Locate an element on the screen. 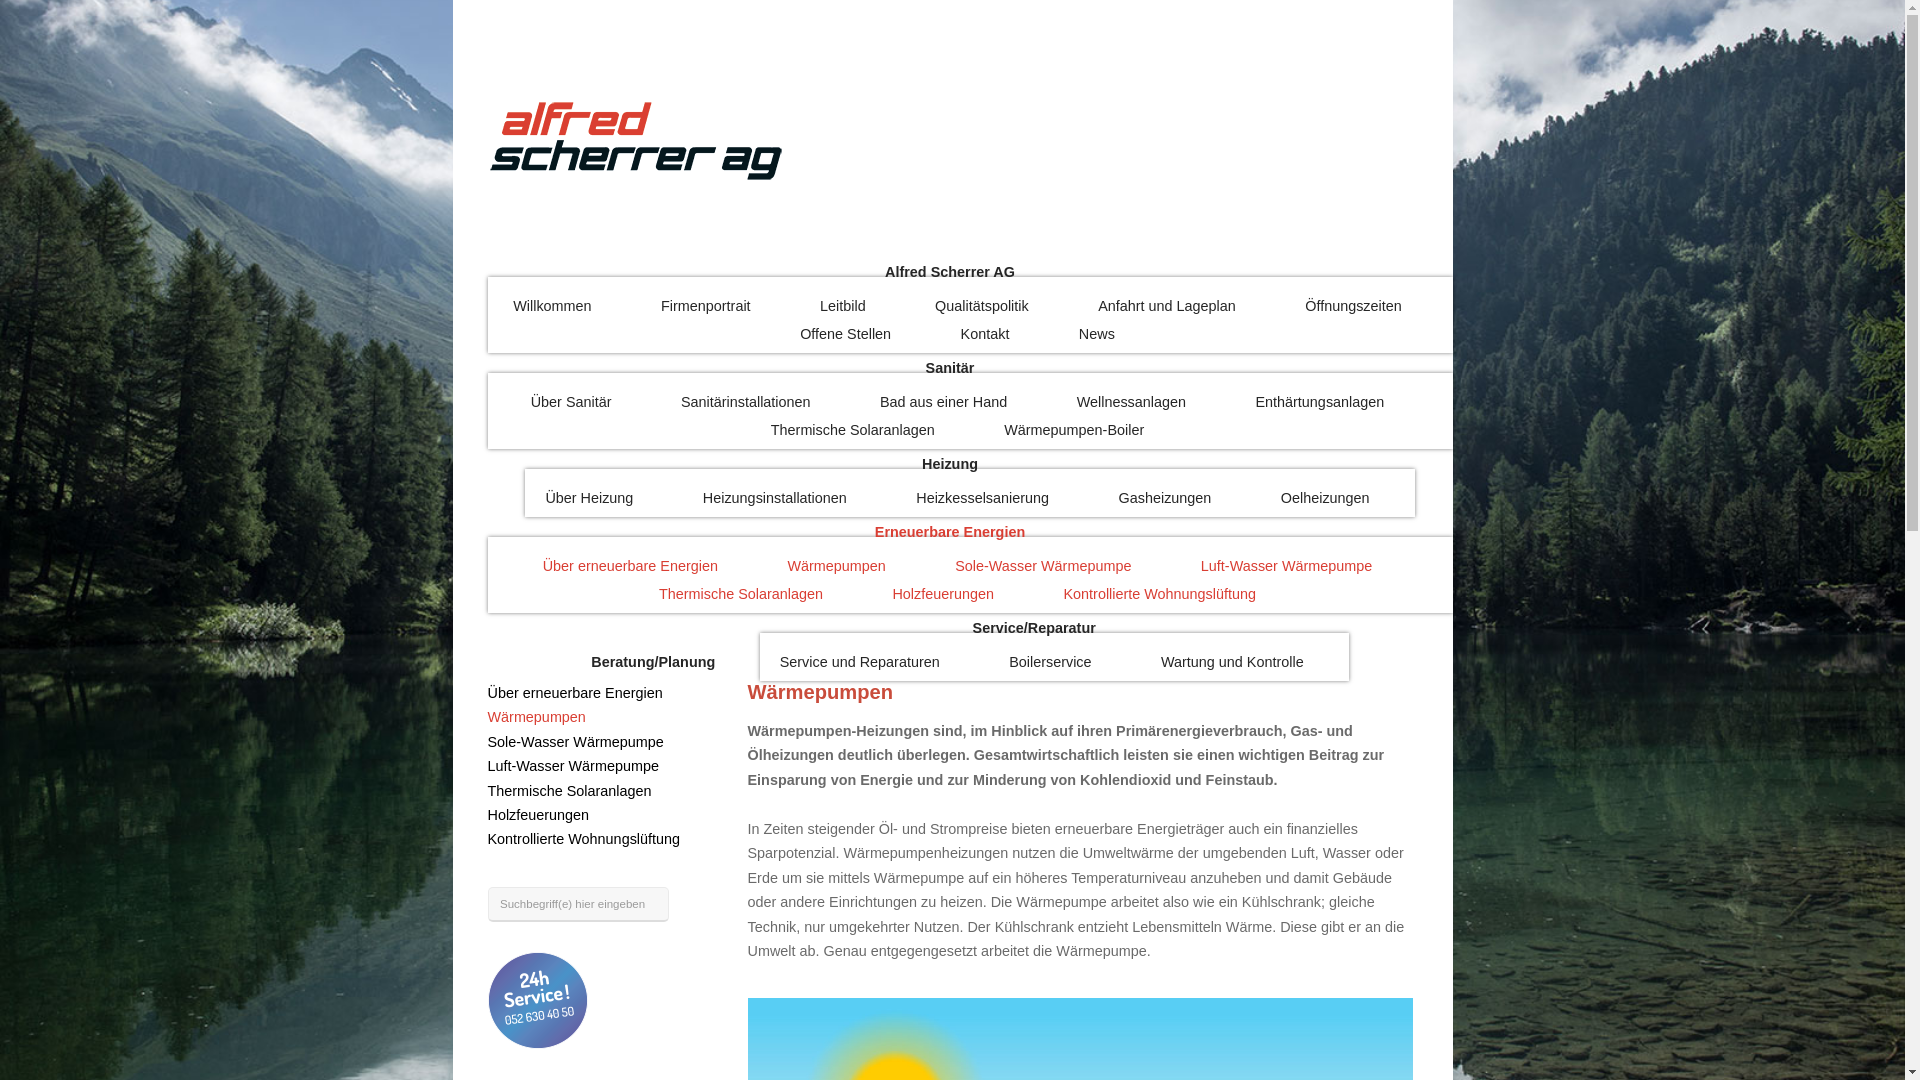 The width and height of the screenshot is (1920, 1080). 'Kontakt' is located at coordinates (985, 338).